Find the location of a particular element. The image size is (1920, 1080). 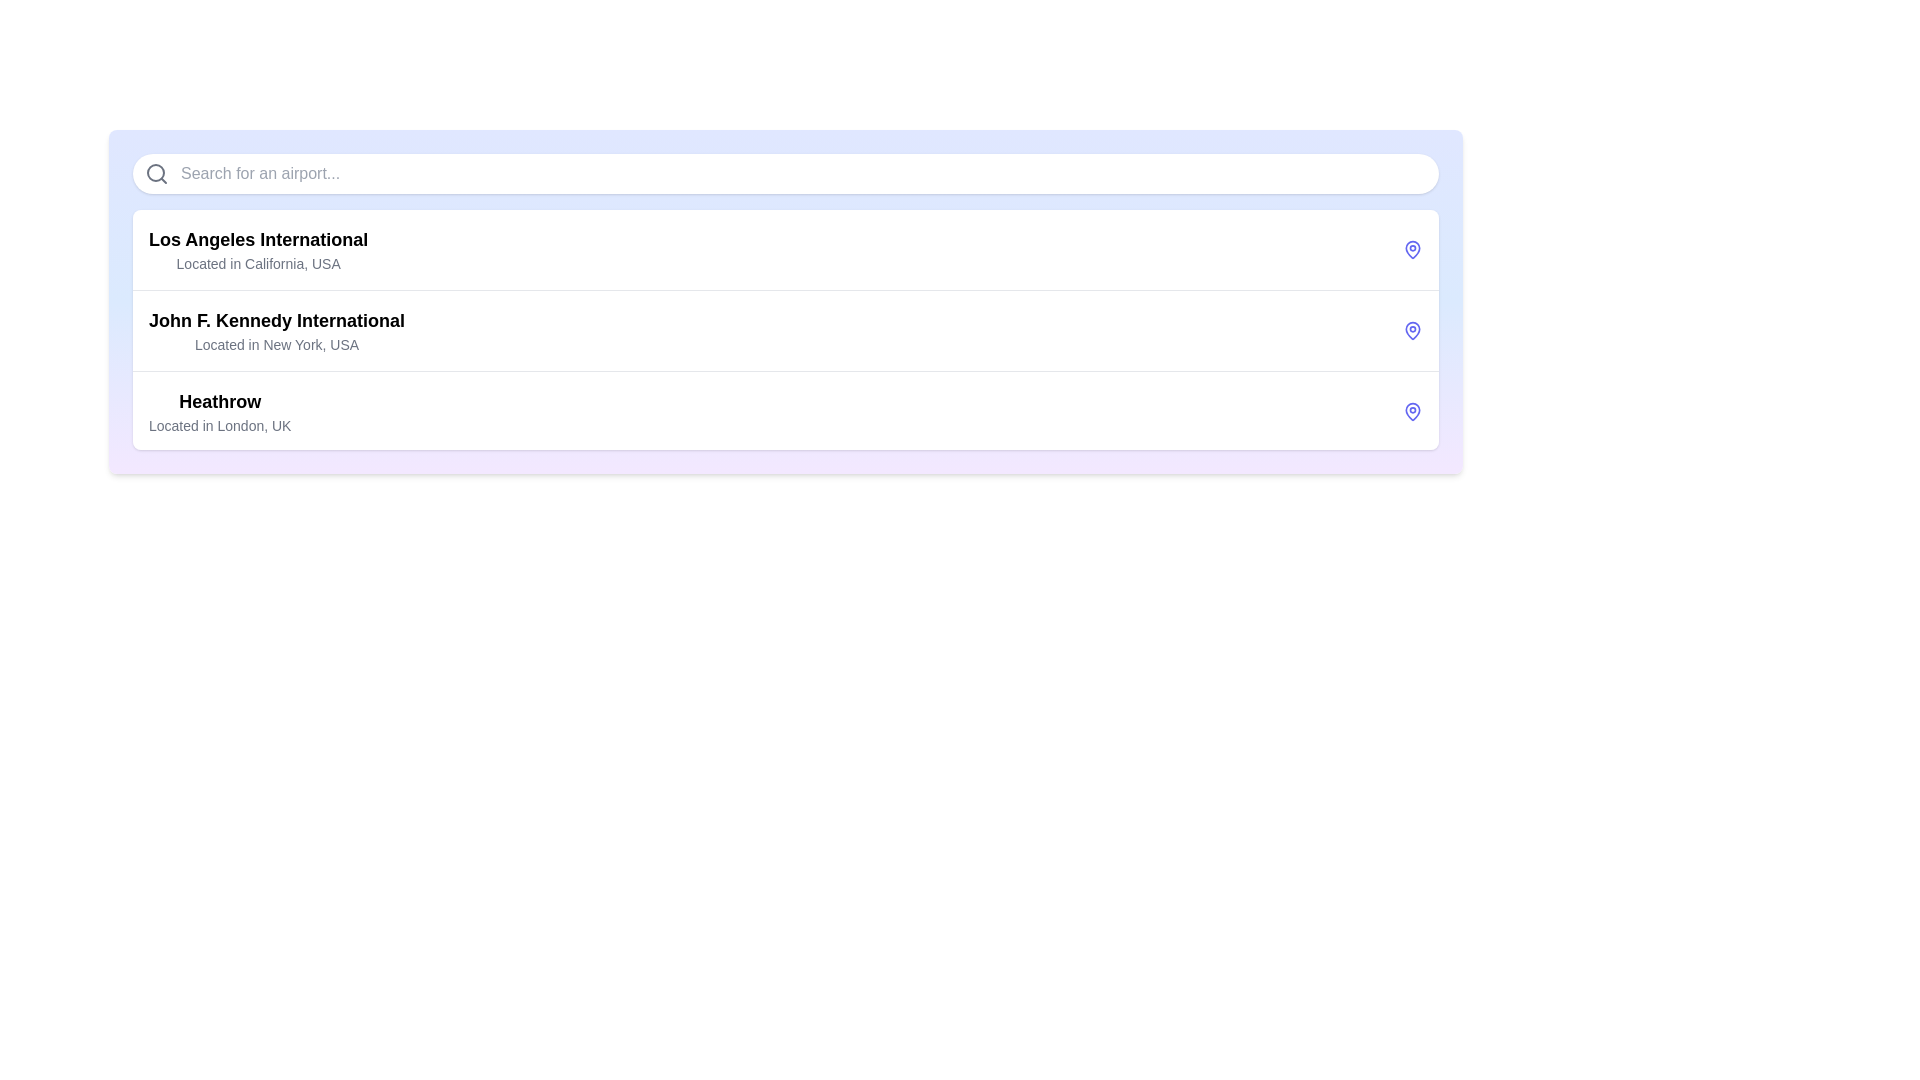

the static informational label providing details about 'Heathrow', which specifies its location as 'London, UK', located beneath the 'Heathrow' heading in the third list item is located at coordinates (220, 424).